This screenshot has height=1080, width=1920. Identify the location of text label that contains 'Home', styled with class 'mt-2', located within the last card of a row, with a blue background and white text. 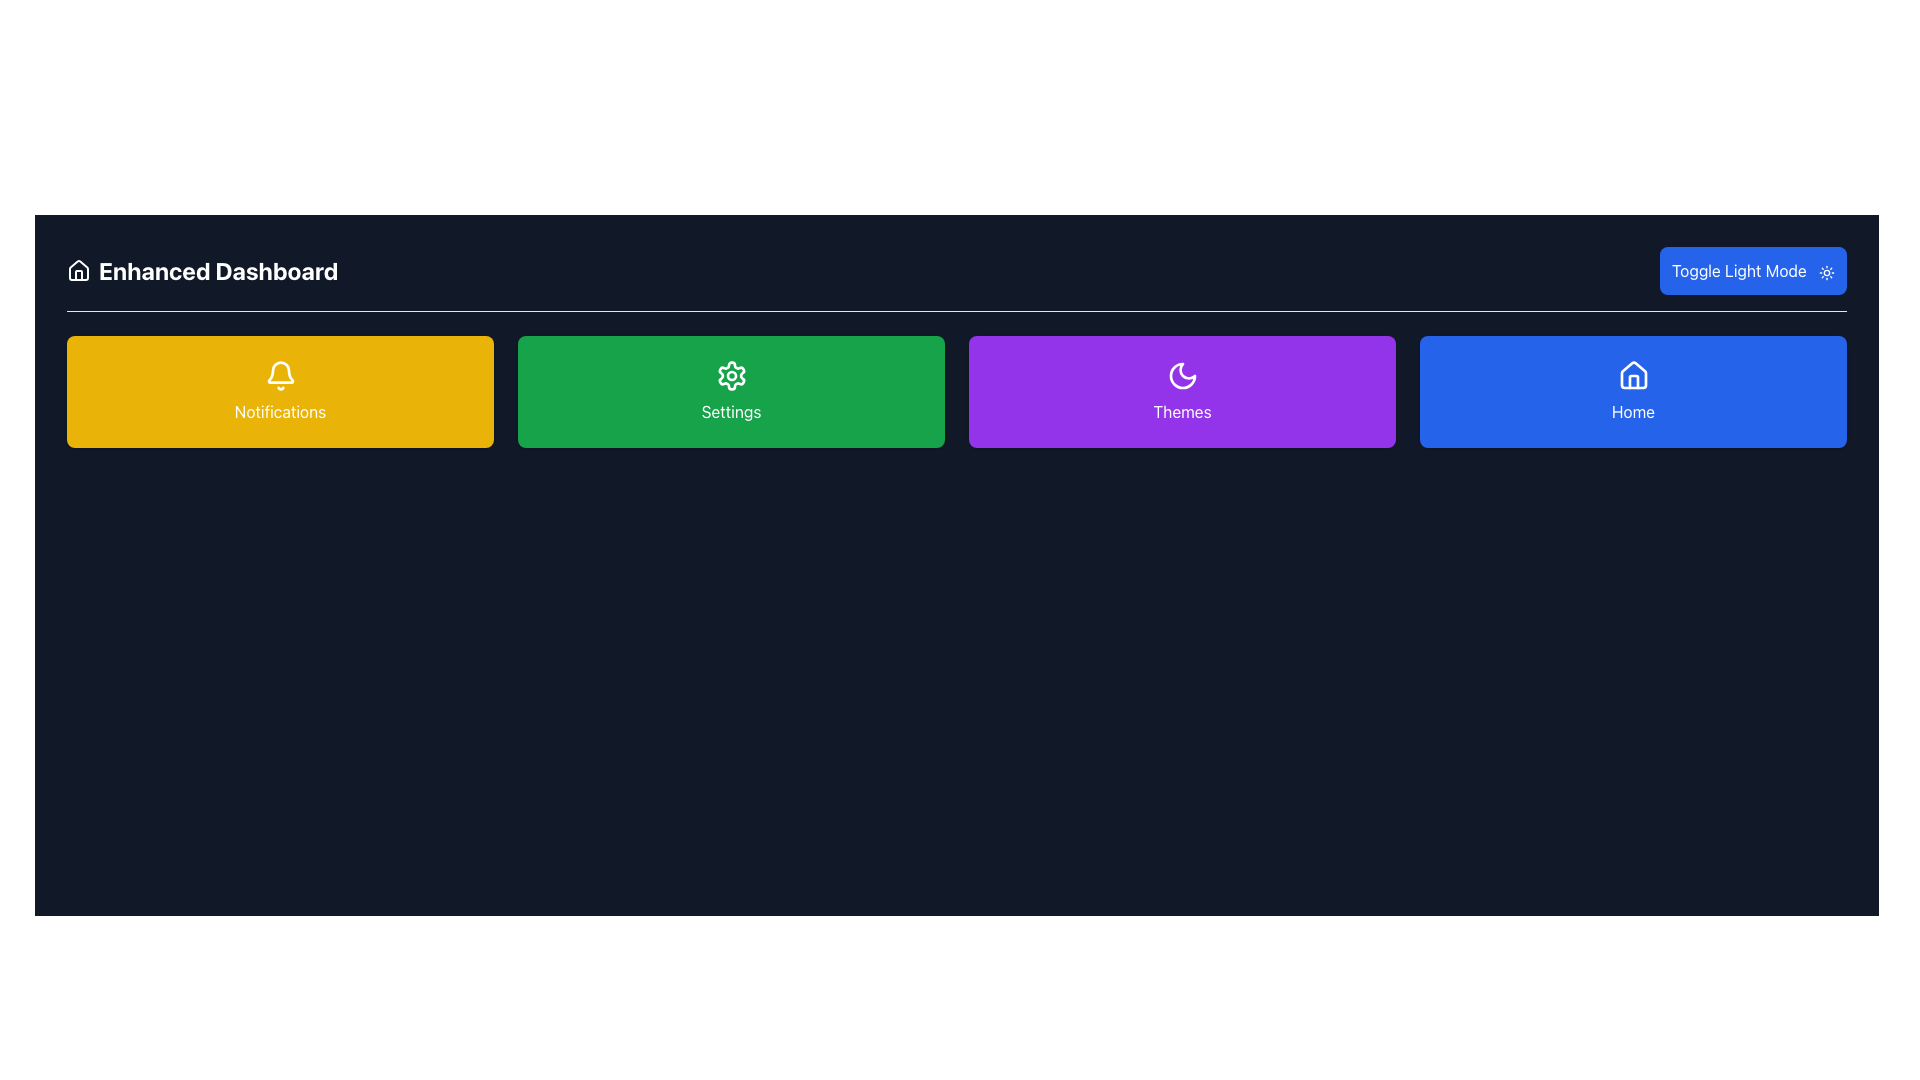
(1633, 411).